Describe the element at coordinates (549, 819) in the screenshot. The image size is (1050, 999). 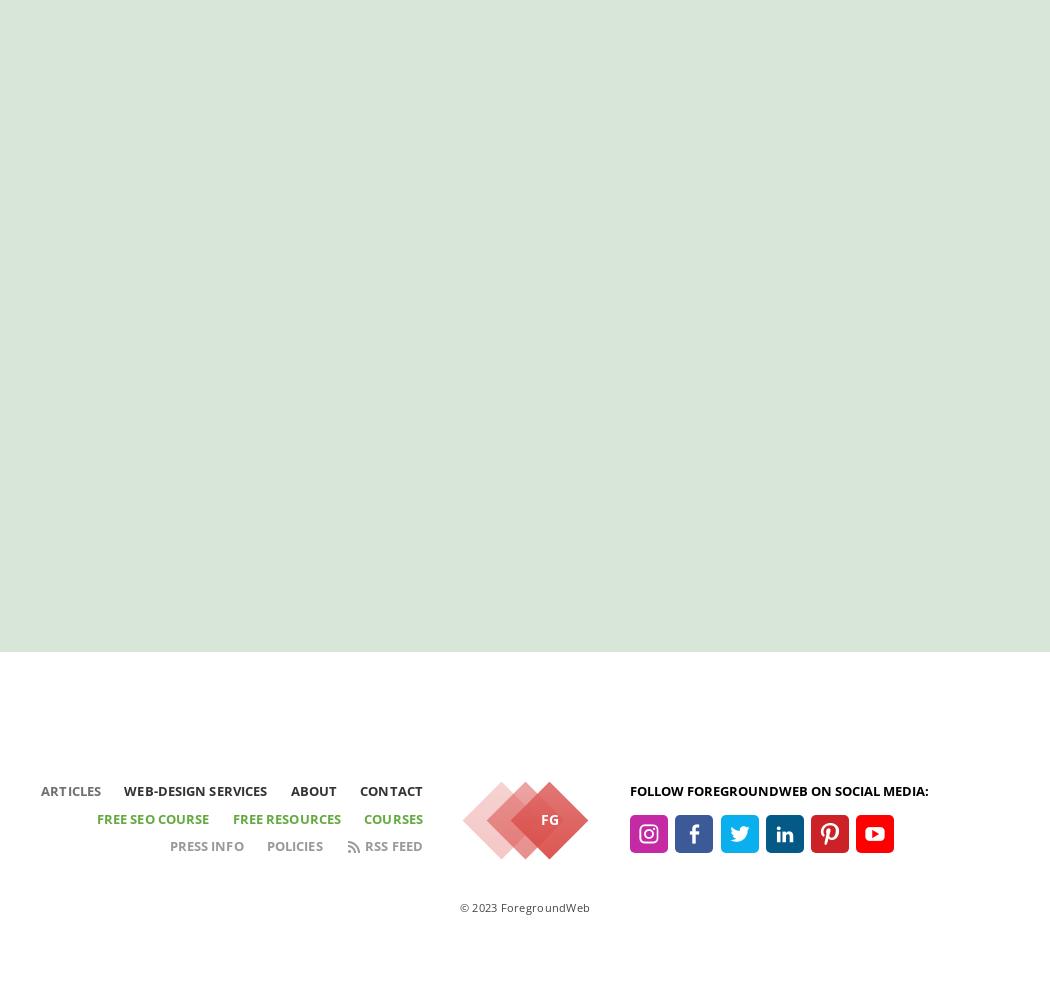
I see `'FG'` at that location.